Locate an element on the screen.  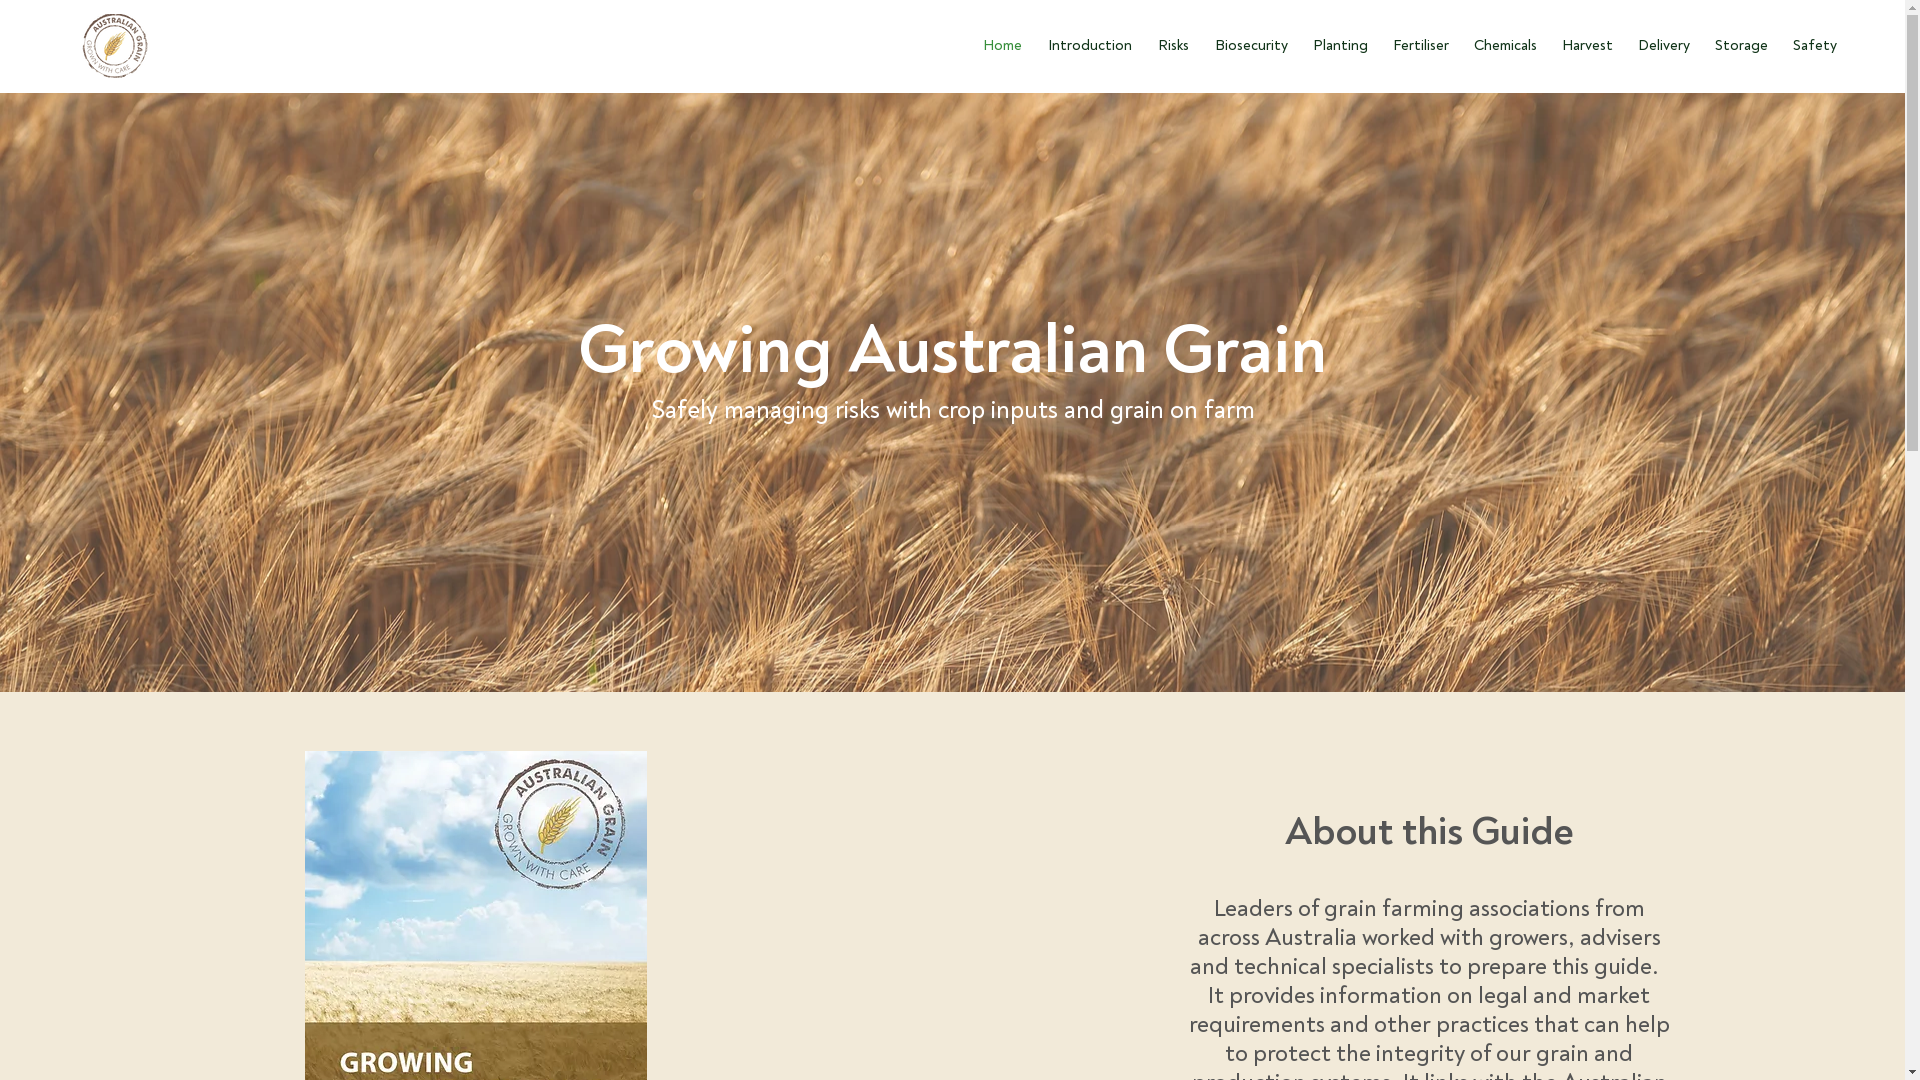
'Planting' is located at coordinates (1338, 45).